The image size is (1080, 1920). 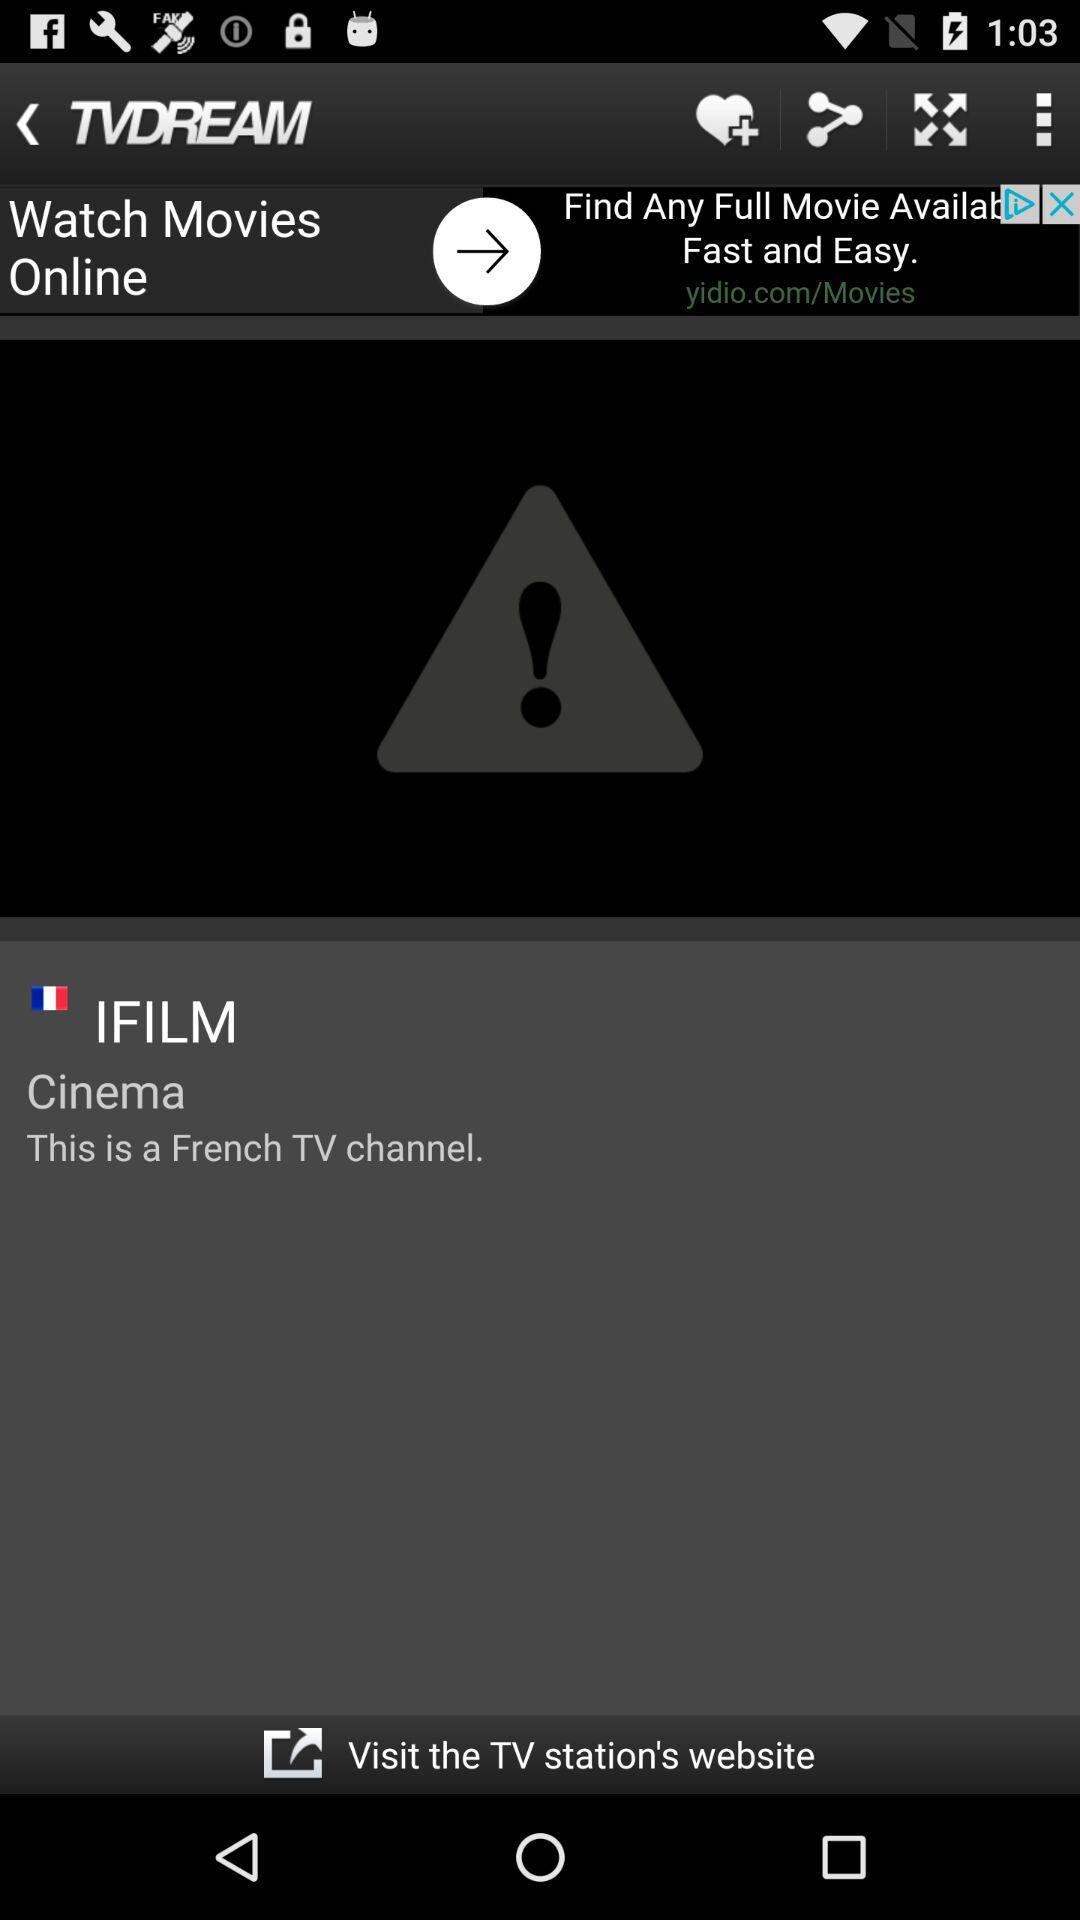 I want to click on advertisement, so click(x=940, y=118).